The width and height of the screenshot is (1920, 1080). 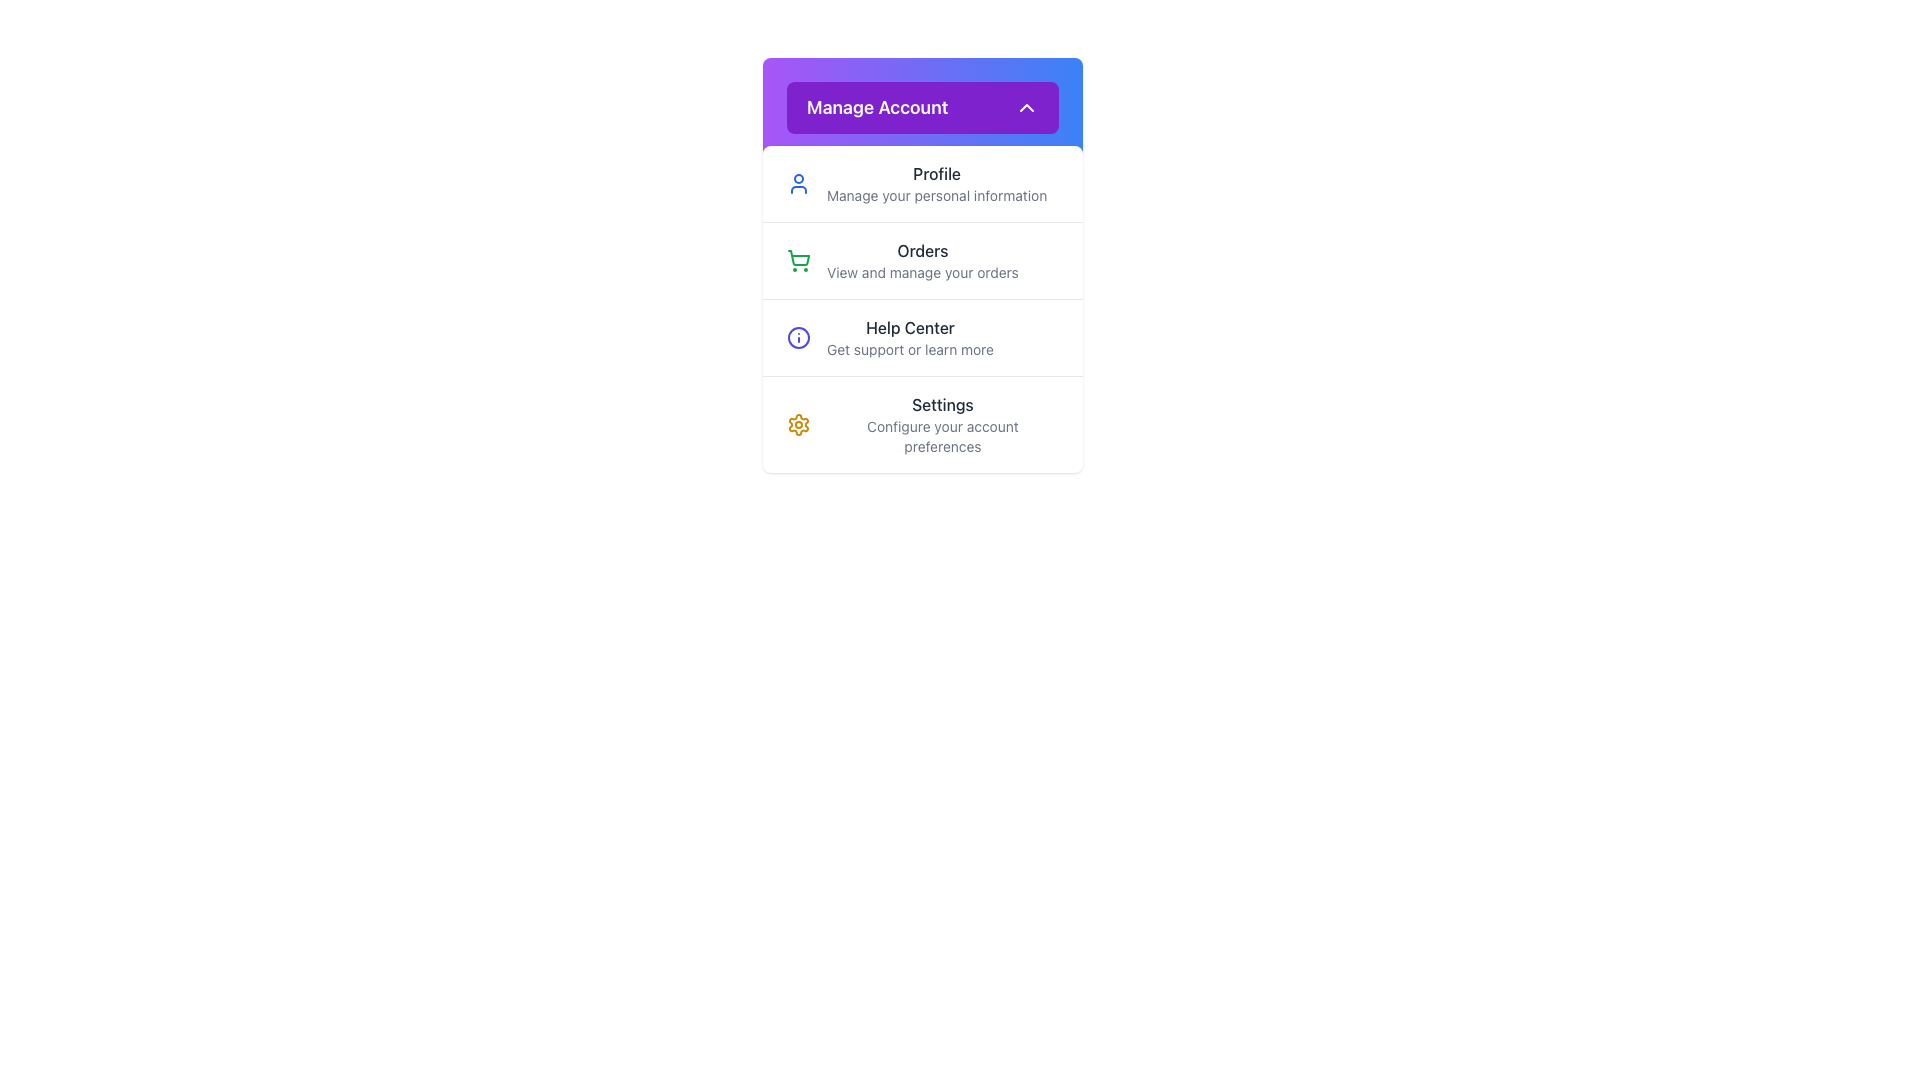 What do you see at coordinates (797, 260) in the screenshot?
I see `the 'Orders' option by clicking on the icon that visually represents it, located to the left of the text 'Orders'` at bounding box center [797, 260].